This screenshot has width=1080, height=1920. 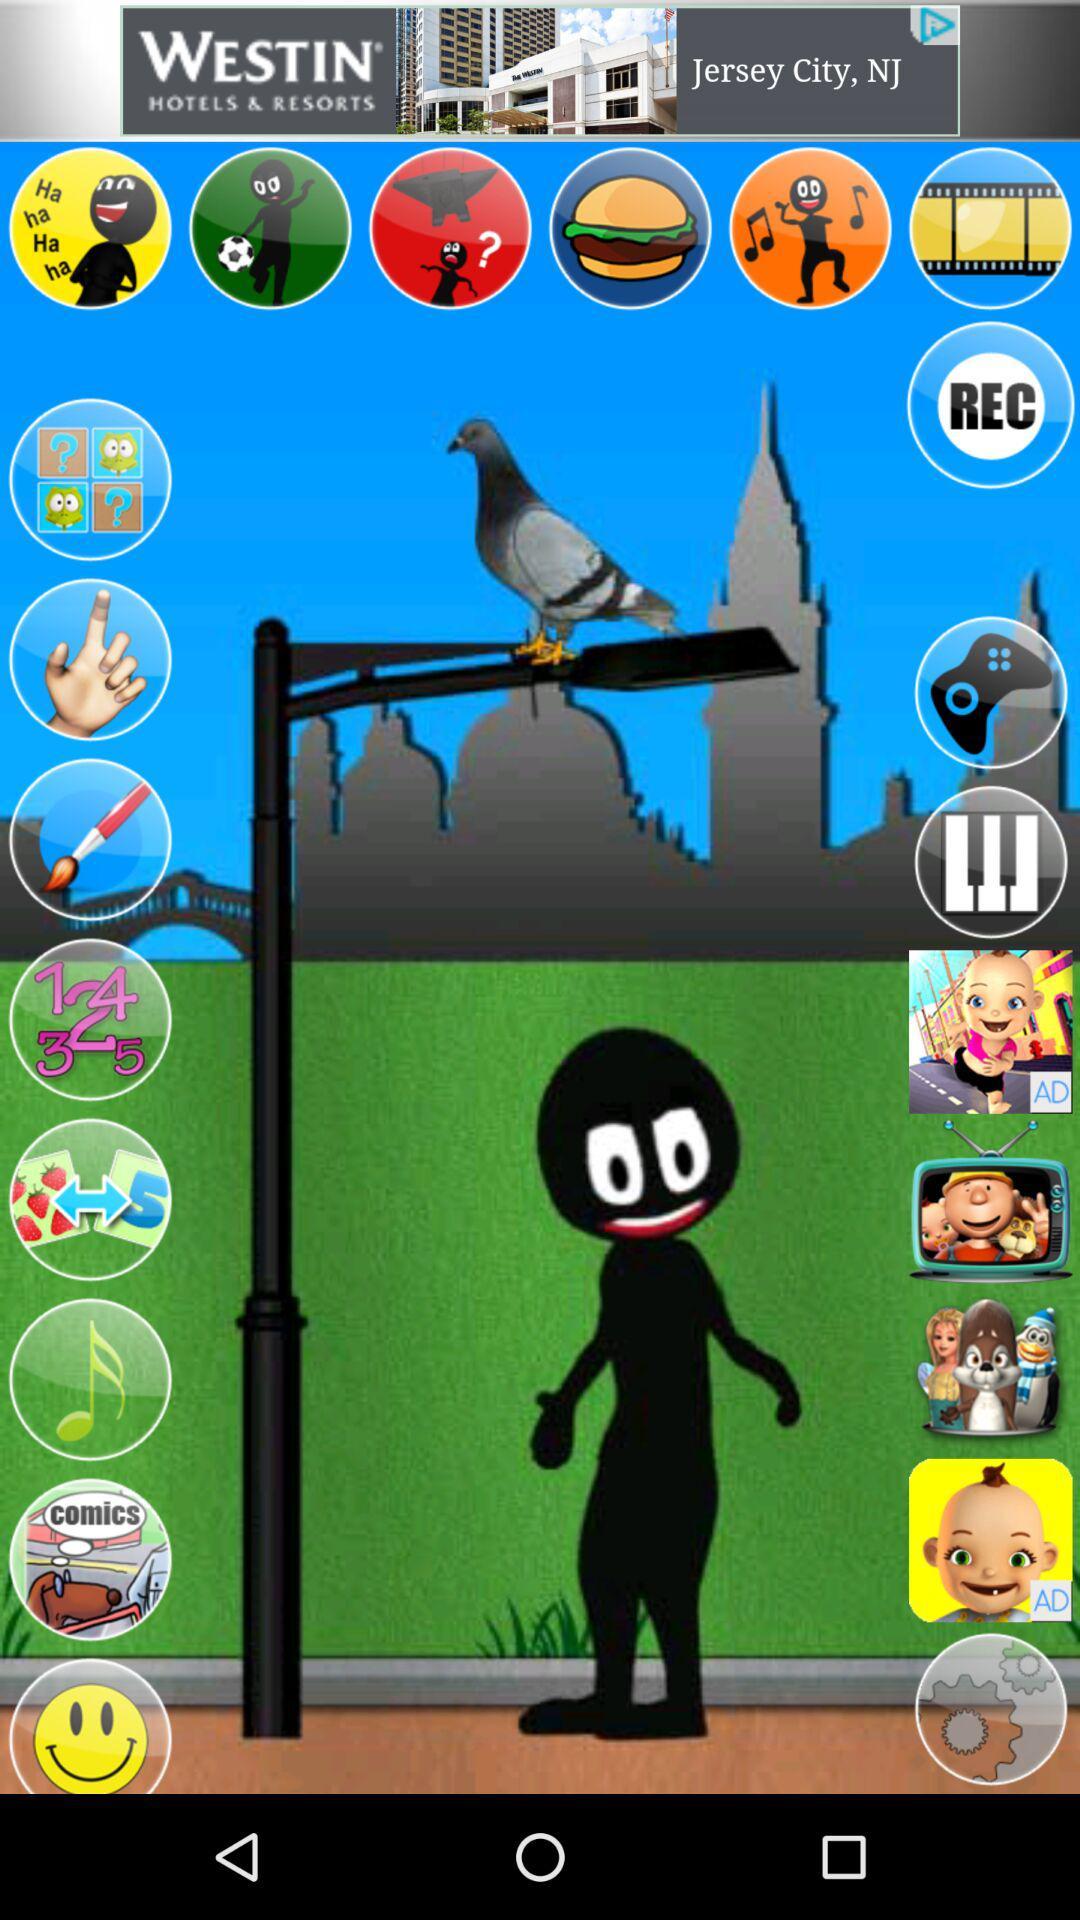 I want to click on gaming buttons, so click(x=88, y=1019).